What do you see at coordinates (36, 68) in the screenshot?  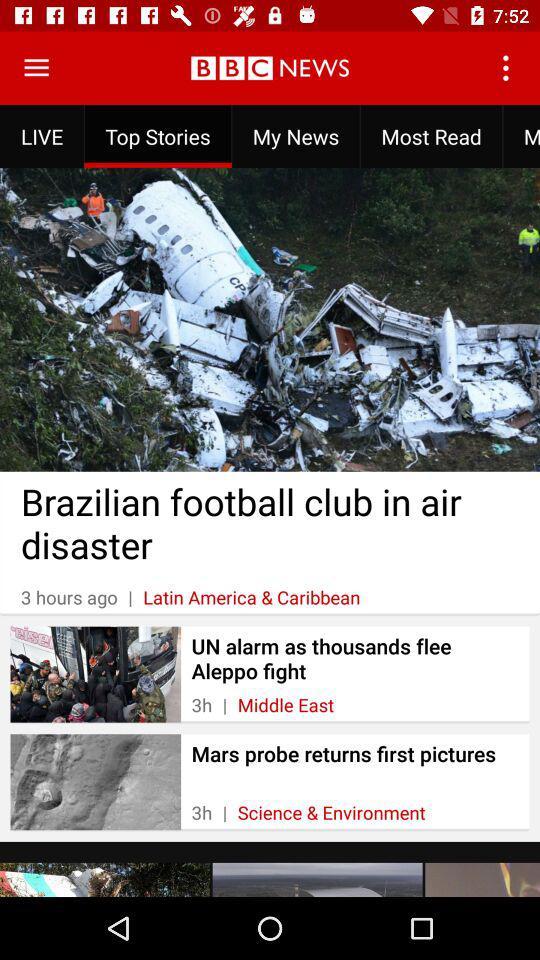 I see `open menu` at bounding box center [36, 68].